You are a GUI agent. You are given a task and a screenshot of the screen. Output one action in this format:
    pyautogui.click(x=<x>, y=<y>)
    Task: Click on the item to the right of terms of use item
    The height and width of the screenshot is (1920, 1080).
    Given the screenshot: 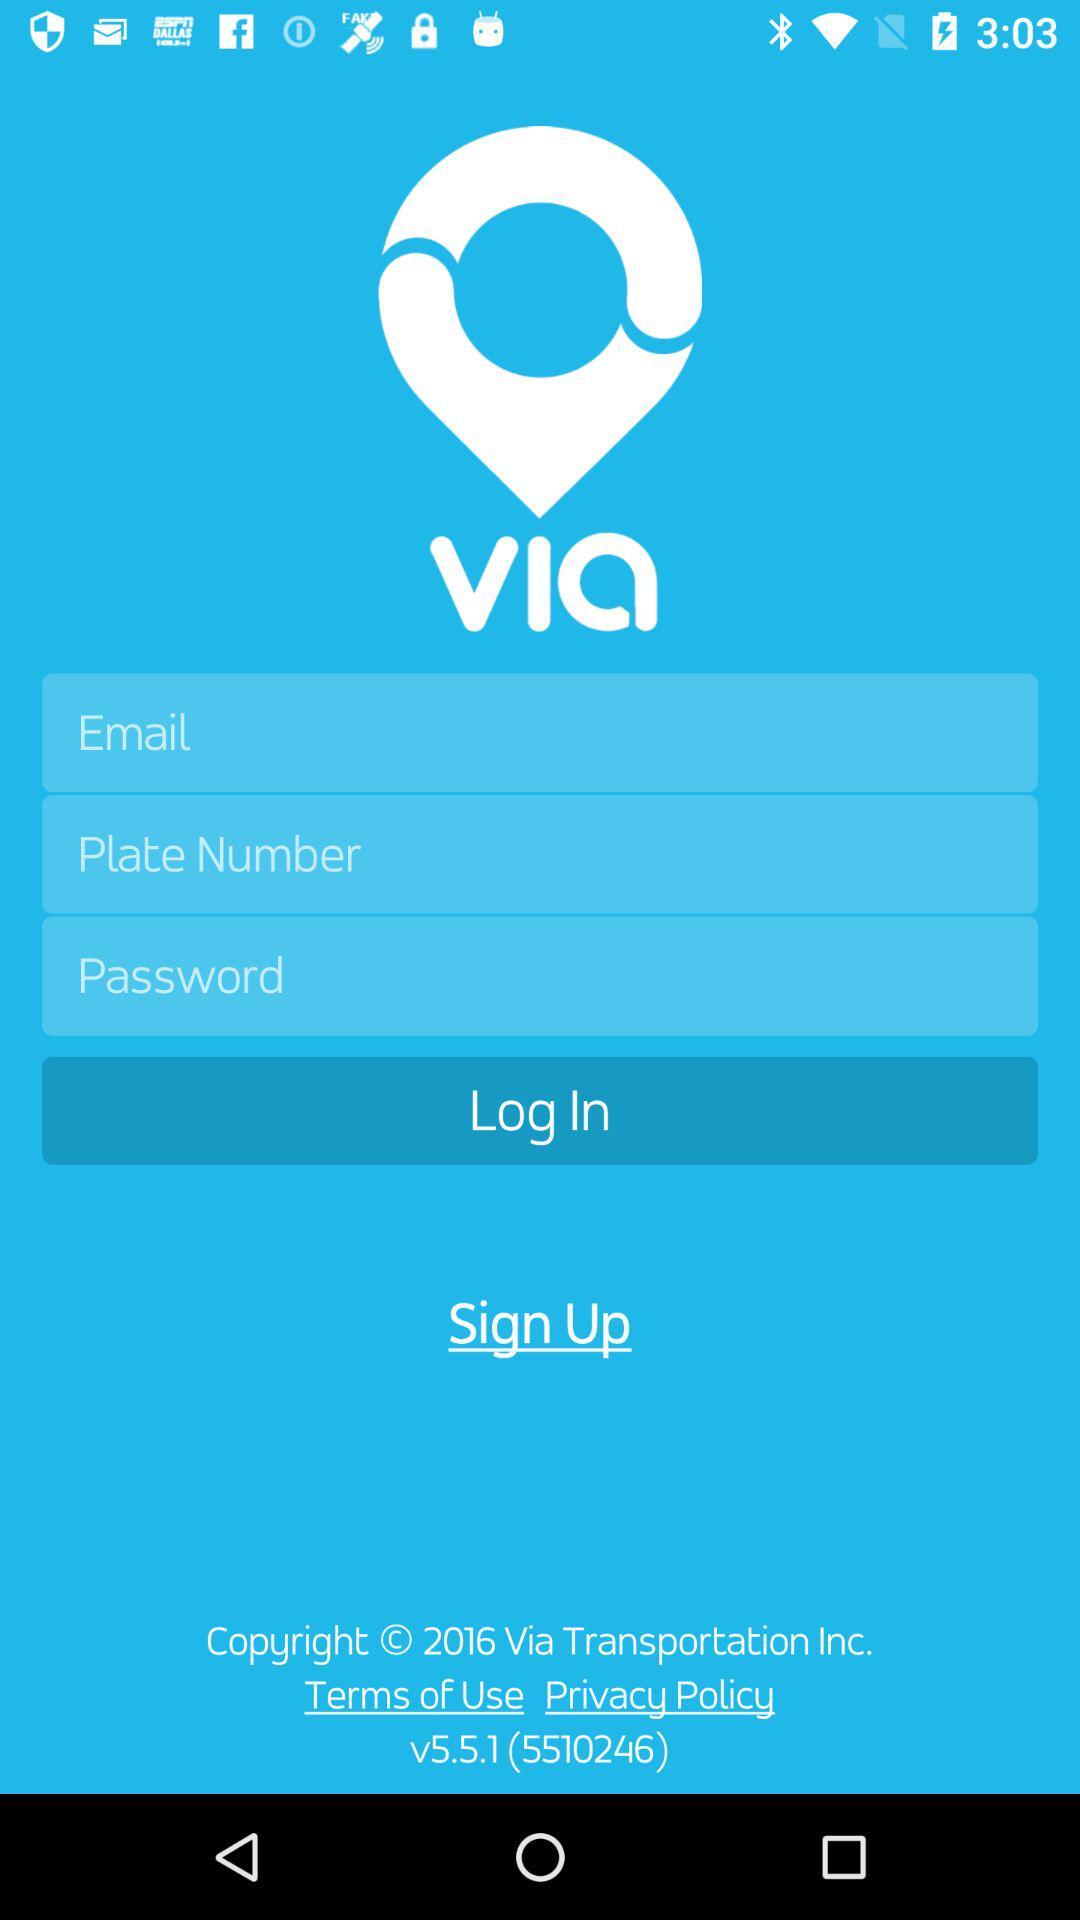 What is the action you would take?
    pyautogui.click(x=665, y=1693)
    